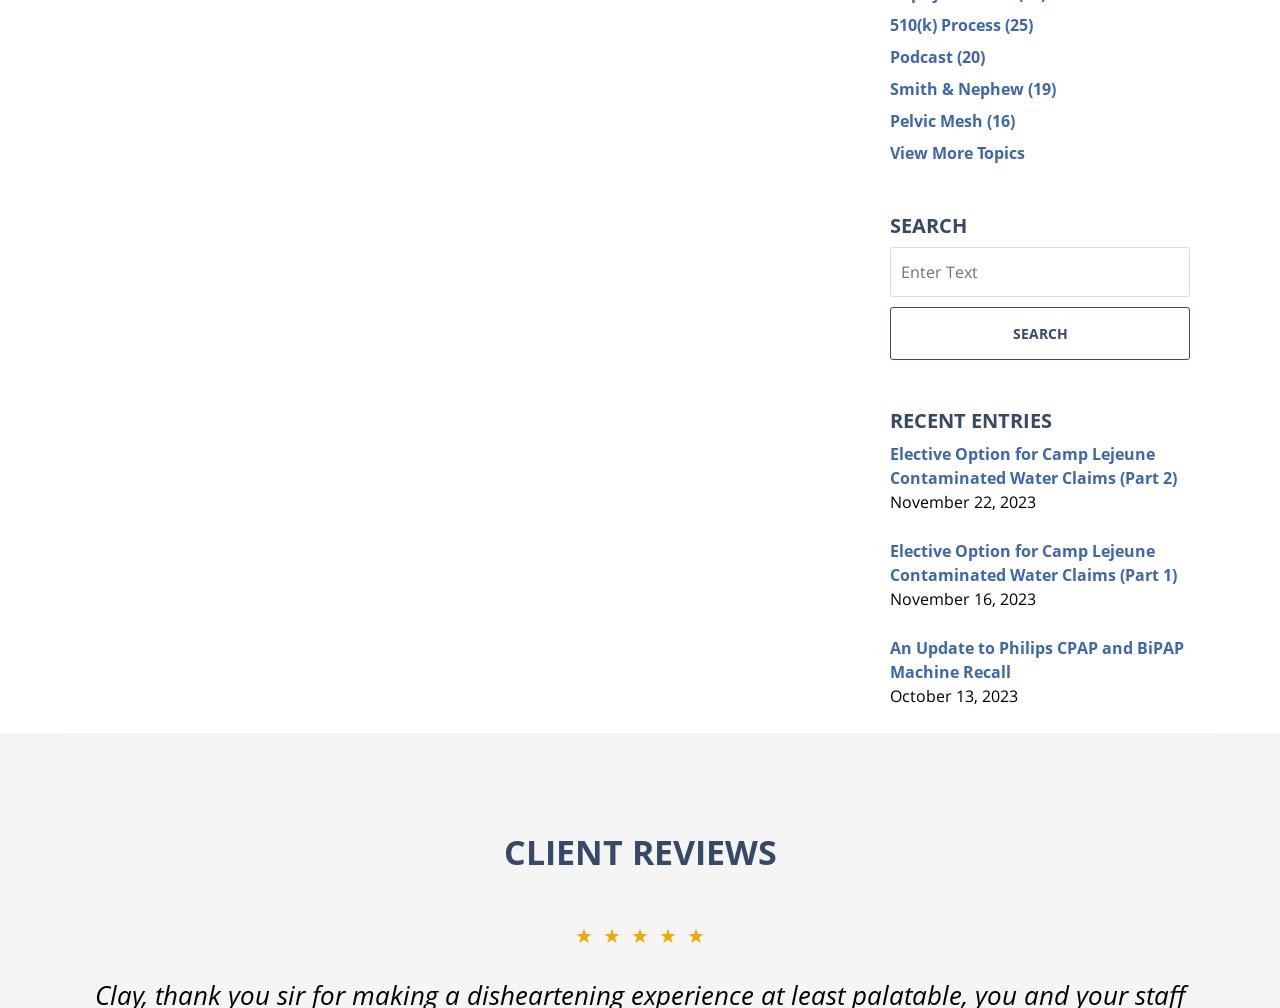  Describe the element at coordinates (962, 598) in the screenshot. I see `'November 16, 2023'` at that location.